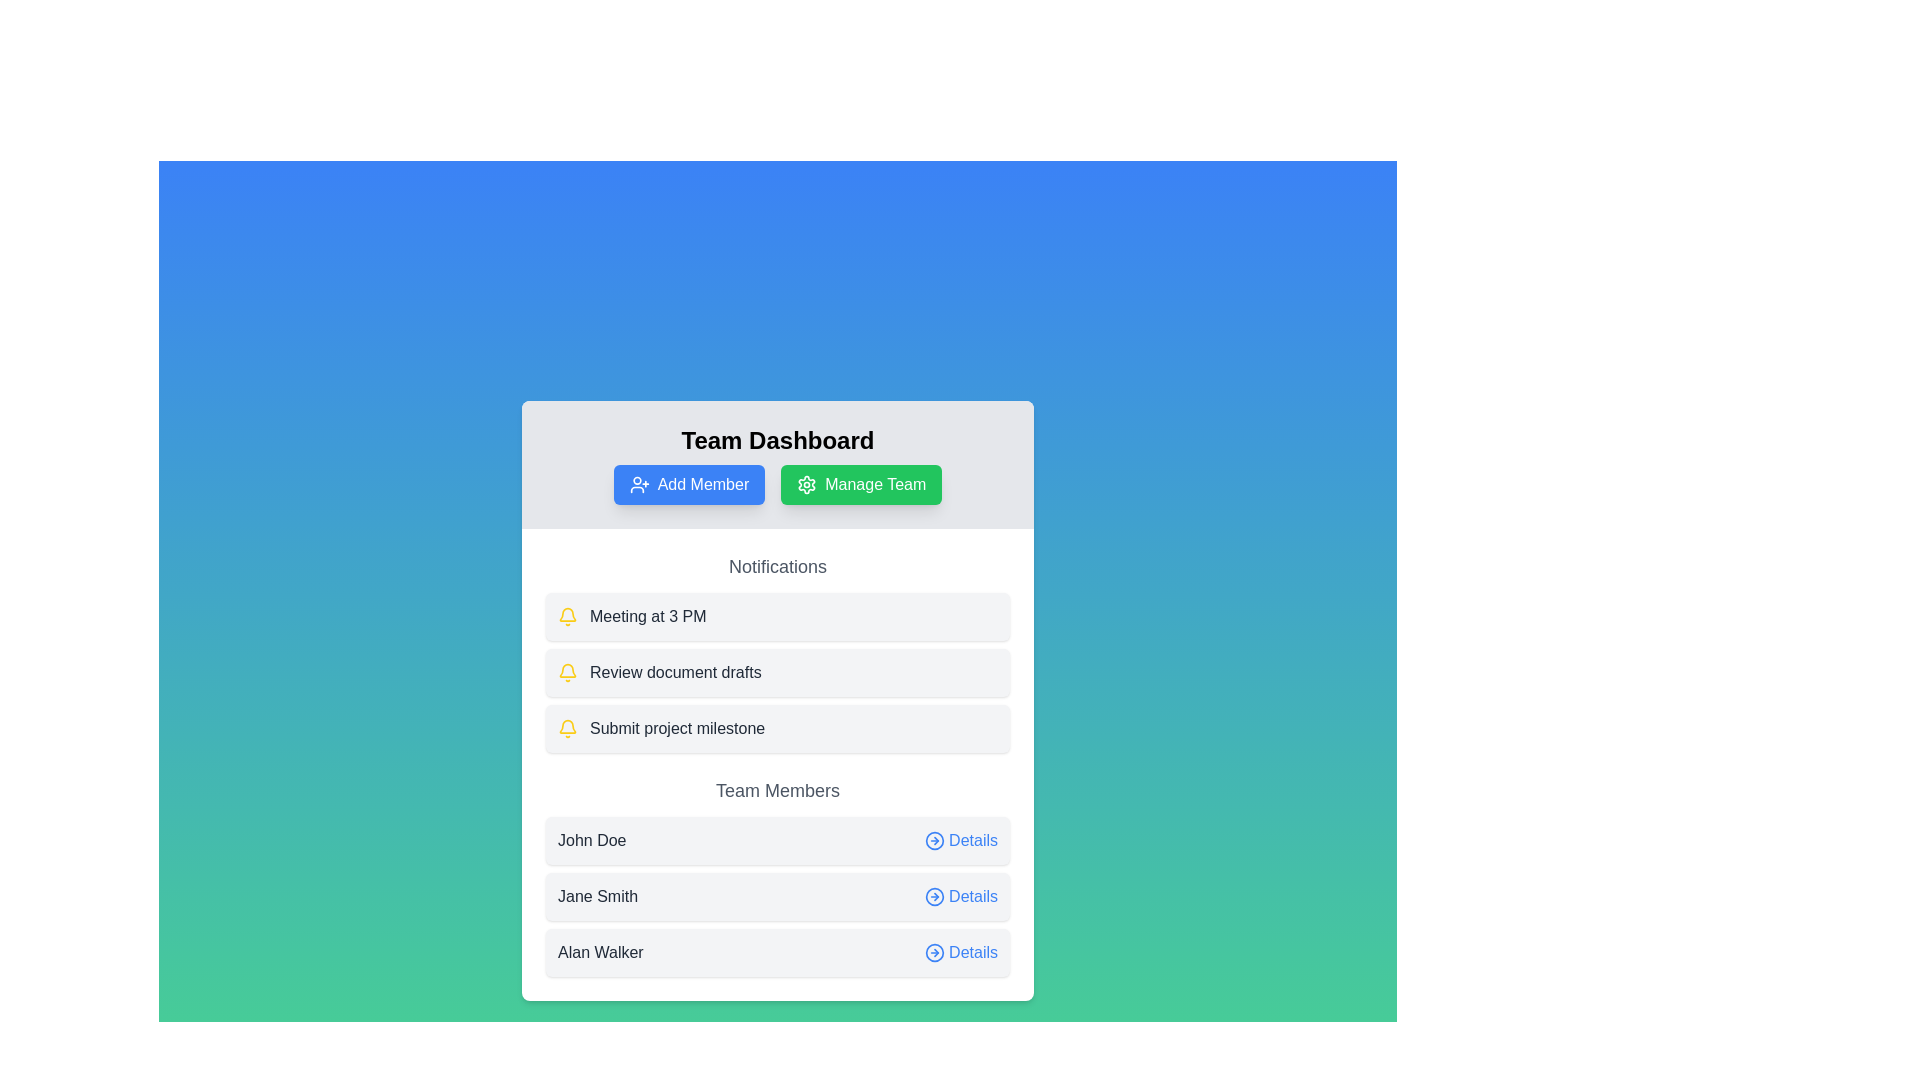 The width and height of the screenshot is (1920, 1080). What do you see at coordinates (776, 652) in the screenshot?
I see `the second notification item in the 'Notifications' section, which reminds the user to 'Review document drafts'` at bounding box center [776, 652].